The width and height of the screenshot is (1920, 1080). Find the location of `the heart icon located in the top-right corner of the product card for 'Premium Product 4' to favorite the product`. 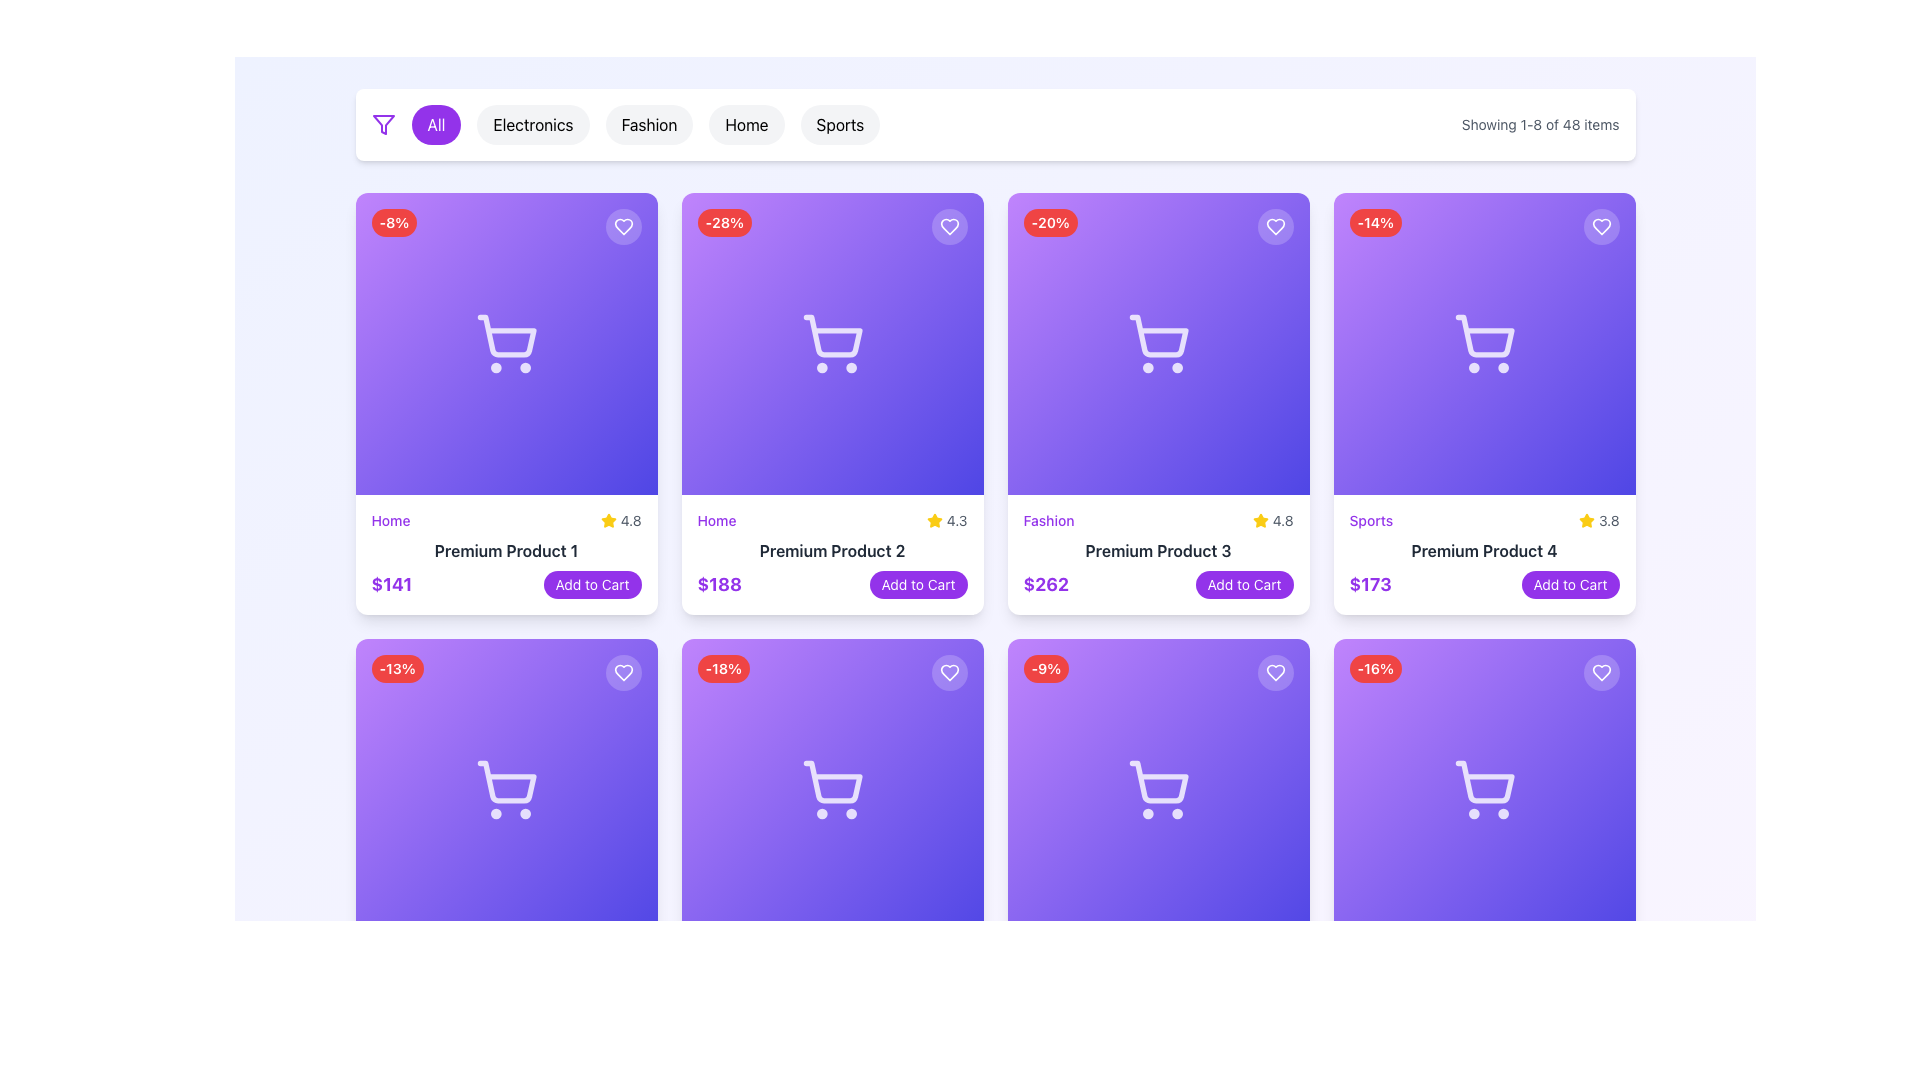

the heart icon located in the top-right corner of the product card for 'Premium Product 4' to favorite the product is located at coordinates (1601, 672).